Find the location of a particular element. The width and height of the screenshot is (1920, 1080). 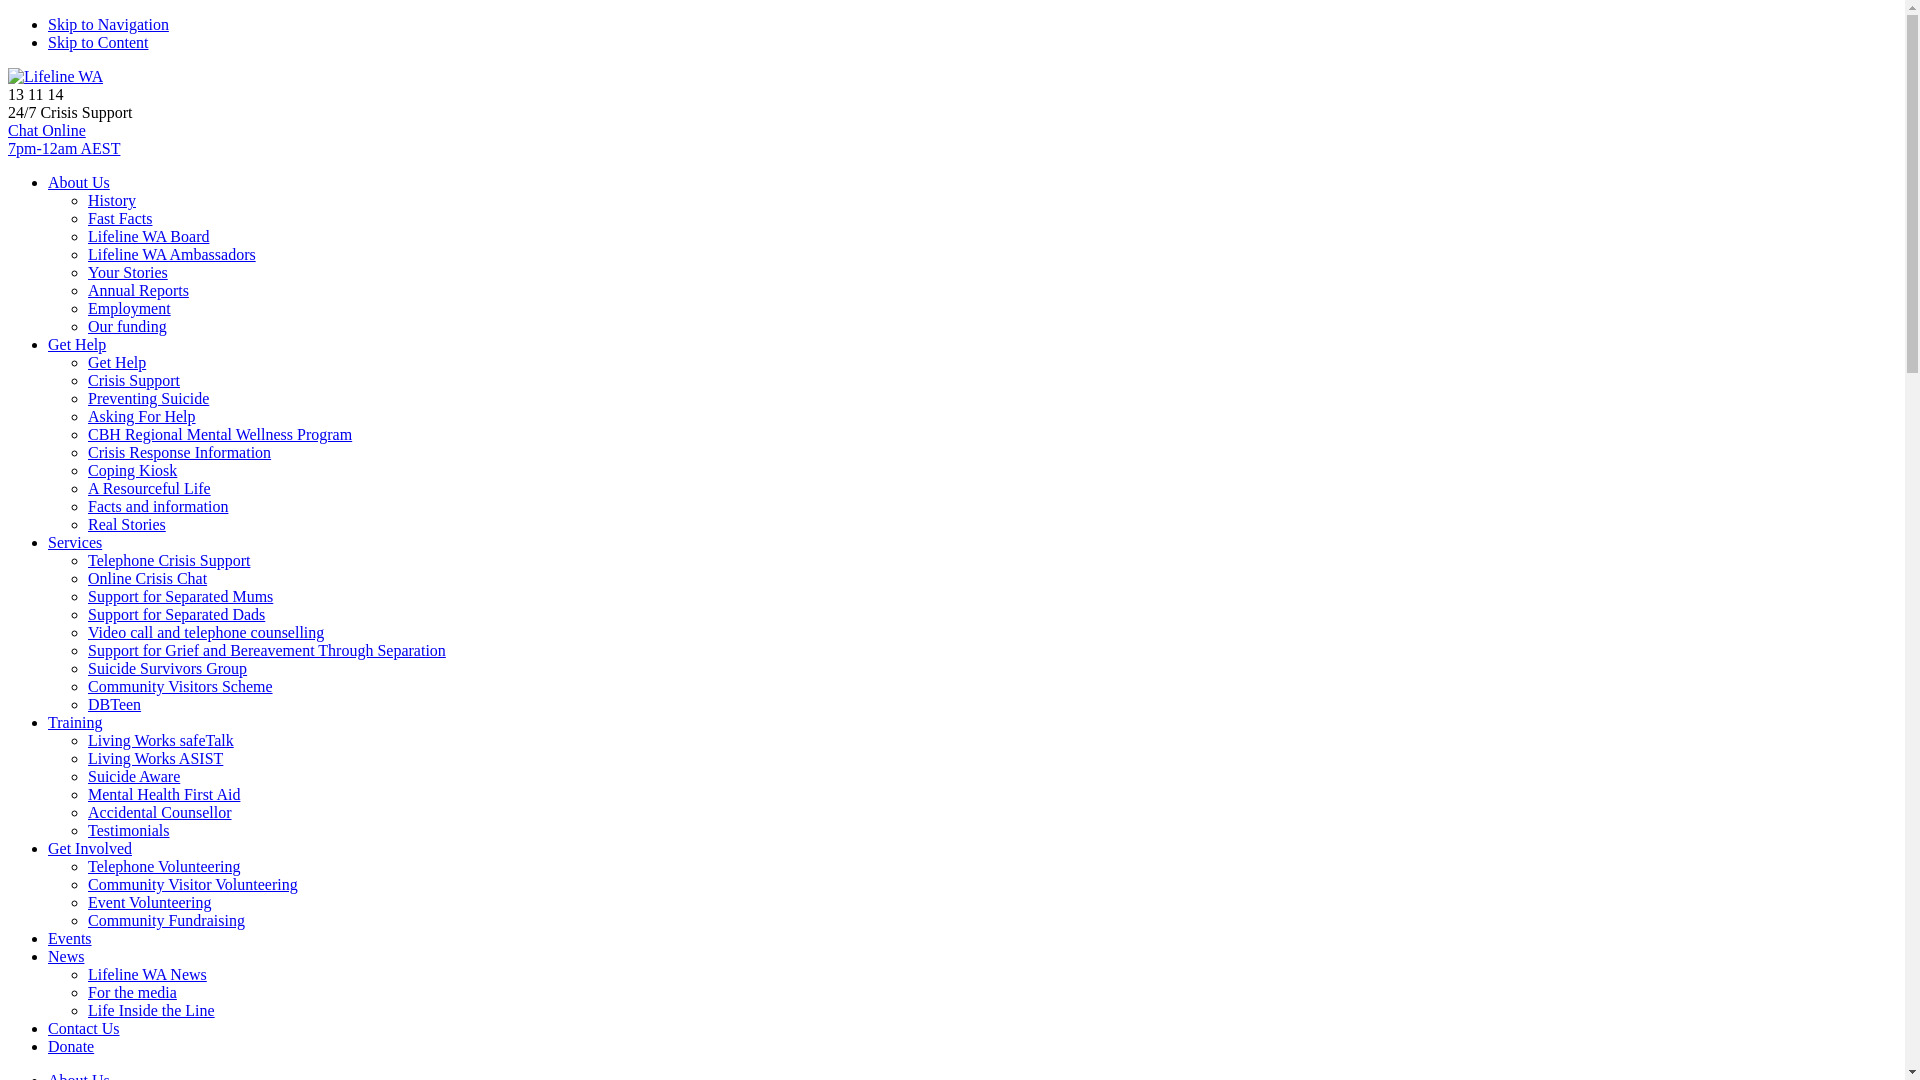

'Testimonials' is located at coordinates (128, 830).